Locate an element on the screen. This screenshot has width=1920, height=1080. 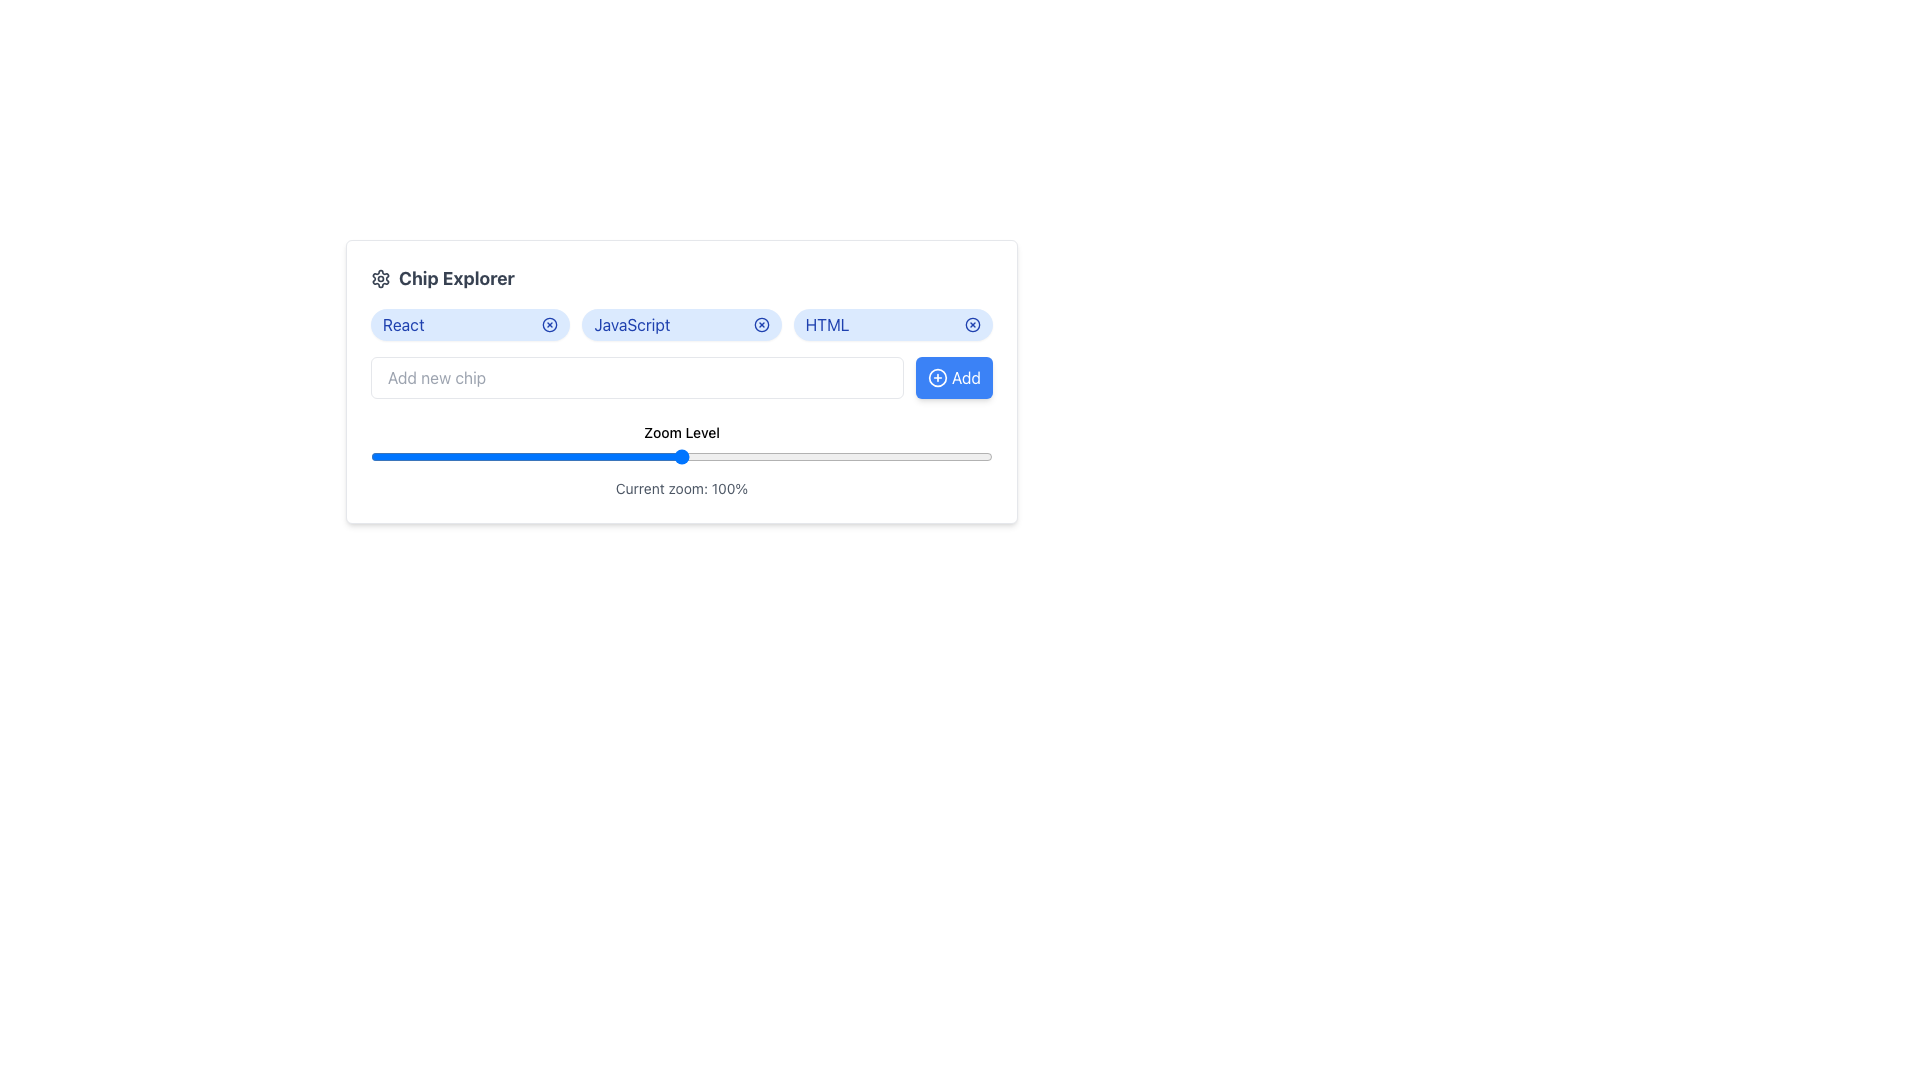
zoom level is located at coordinates (774, 456).